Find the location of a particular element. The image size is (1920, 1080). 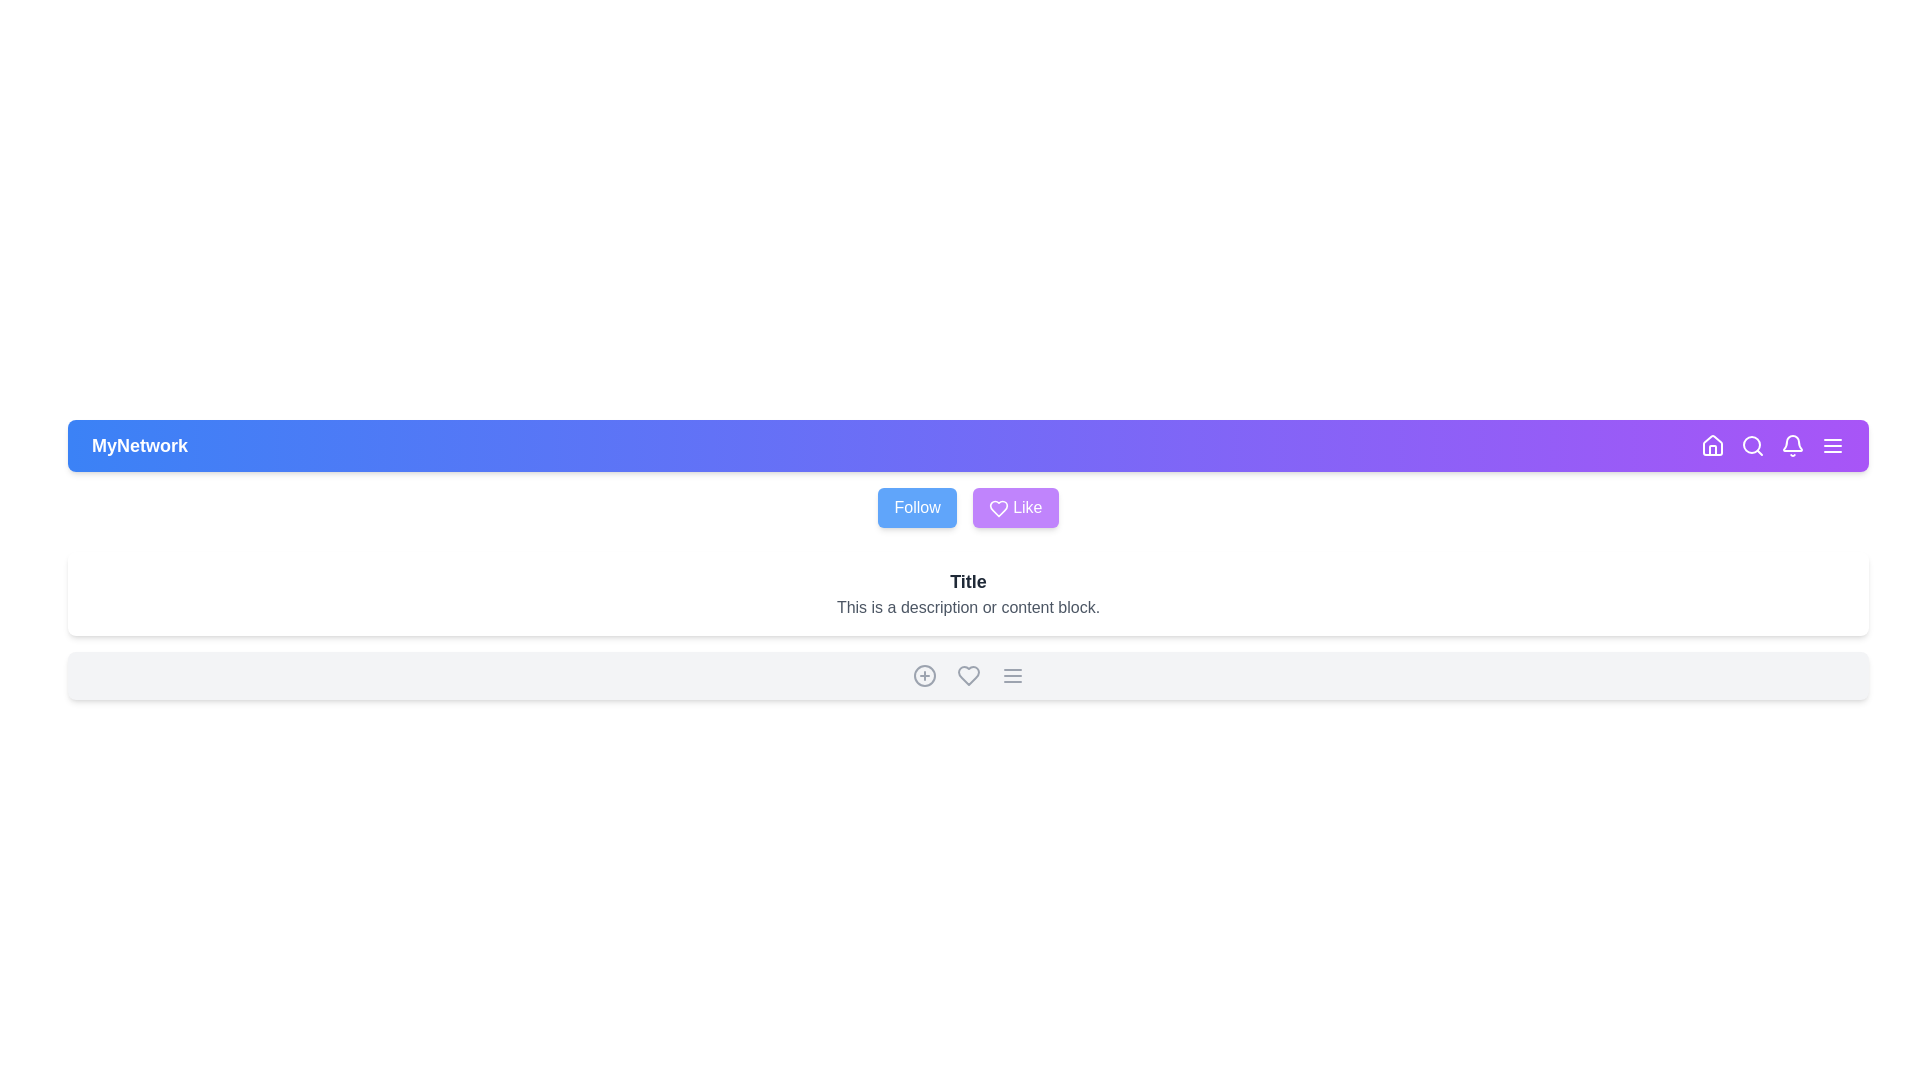

the navigational link titled 'MyNetwork' located on the left-hand side of the header bar is located at coordinates (138, 445).